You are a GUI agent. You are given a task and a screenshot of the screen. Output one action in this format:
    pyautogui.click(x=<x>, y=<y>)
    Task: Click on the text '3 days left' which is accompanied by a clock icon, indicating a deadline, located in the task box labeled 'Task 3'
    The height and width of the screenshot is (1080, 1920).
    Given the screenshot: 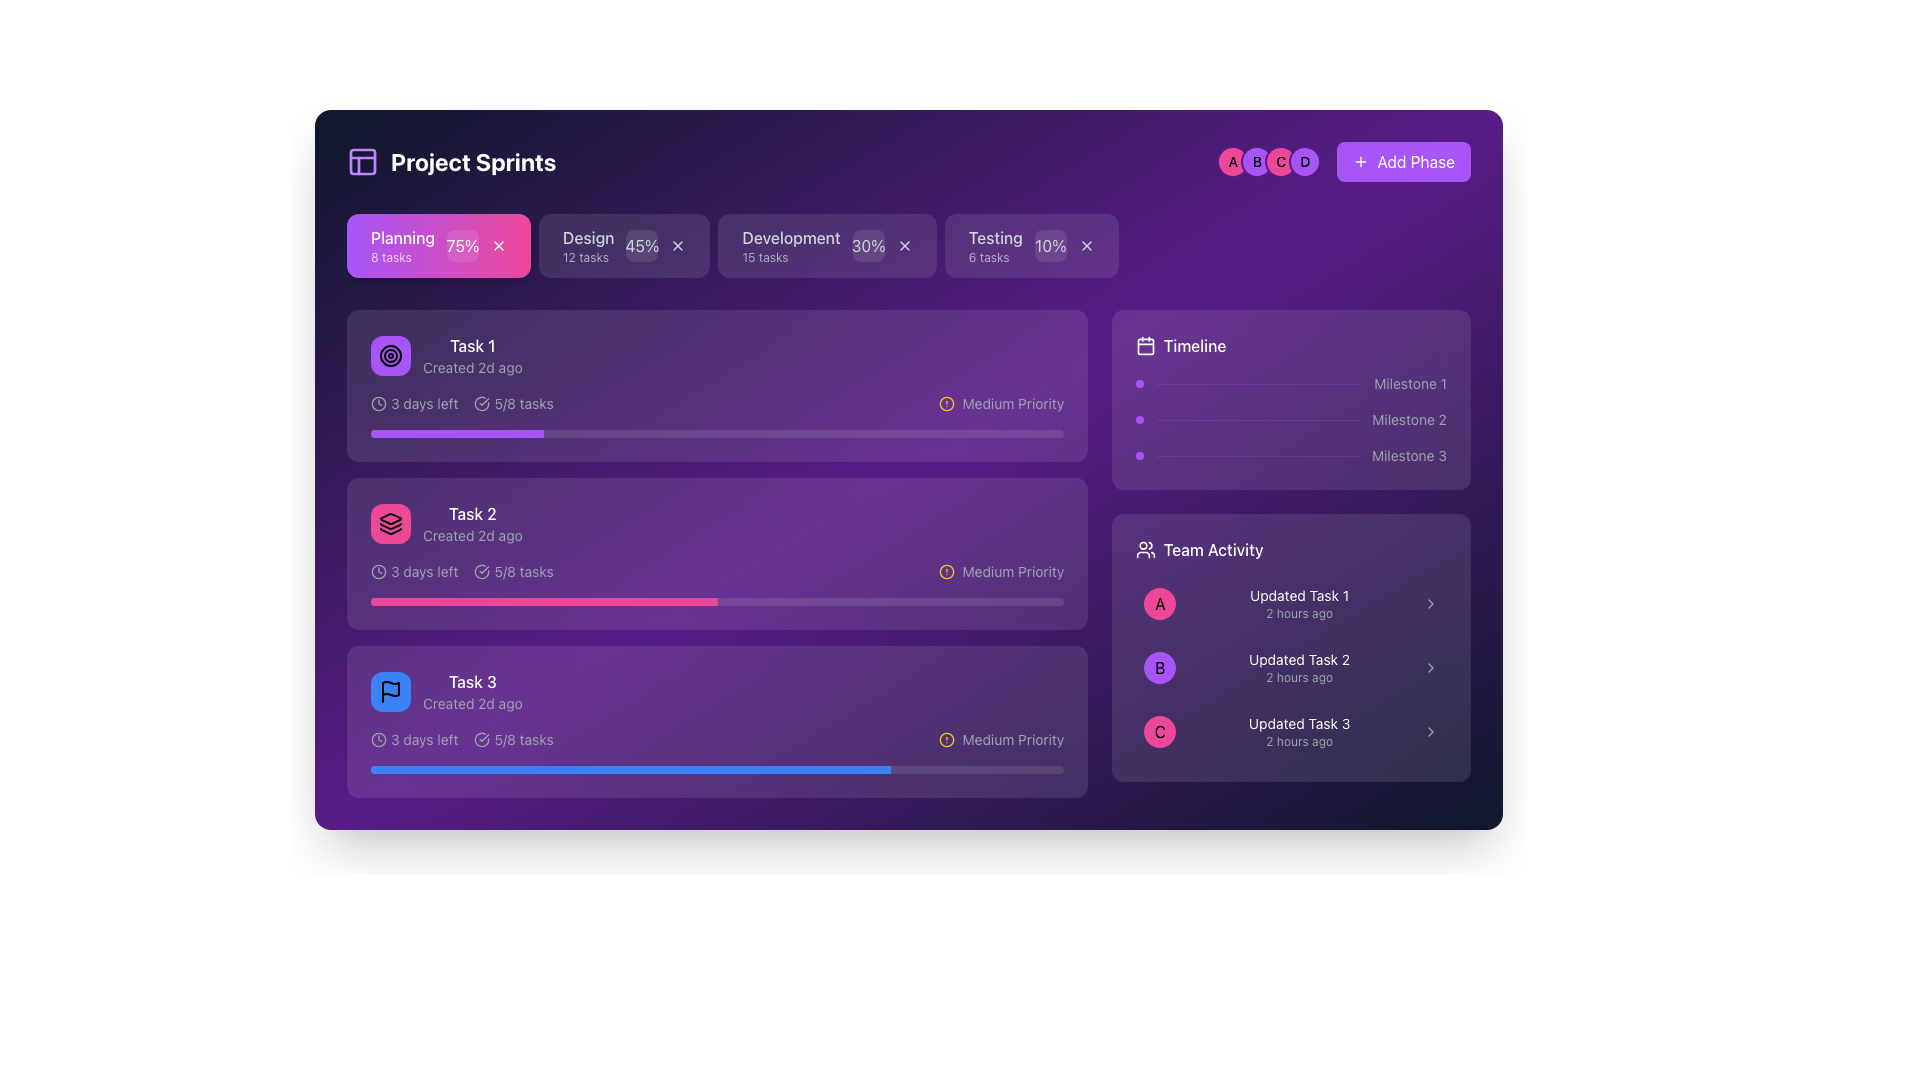 What is the action you would take?
    pyautogui.click(x=413, y=740)
    